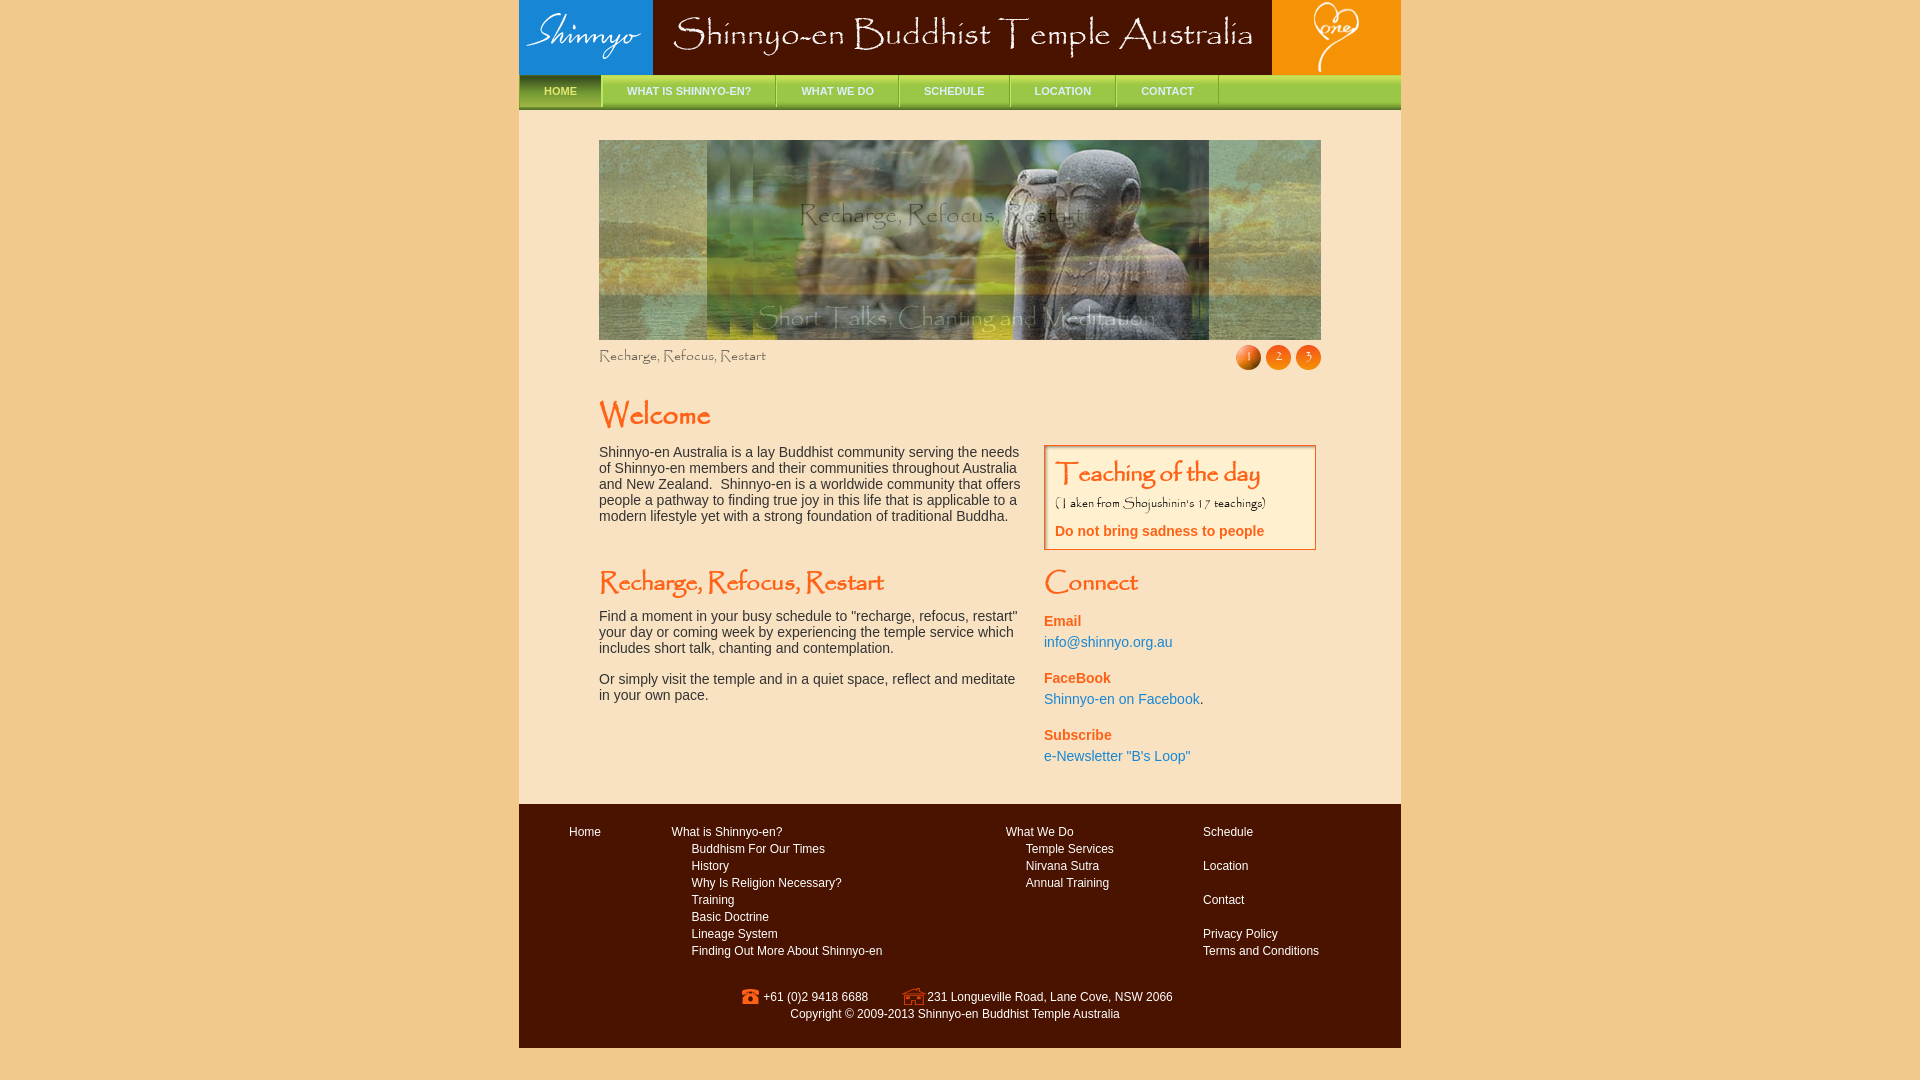 This screenshot has width=1920, height=1080. What do you see at coordinates (713, 900) in the screenshot?
I see `'Training'` at bounding box center [713, 900].